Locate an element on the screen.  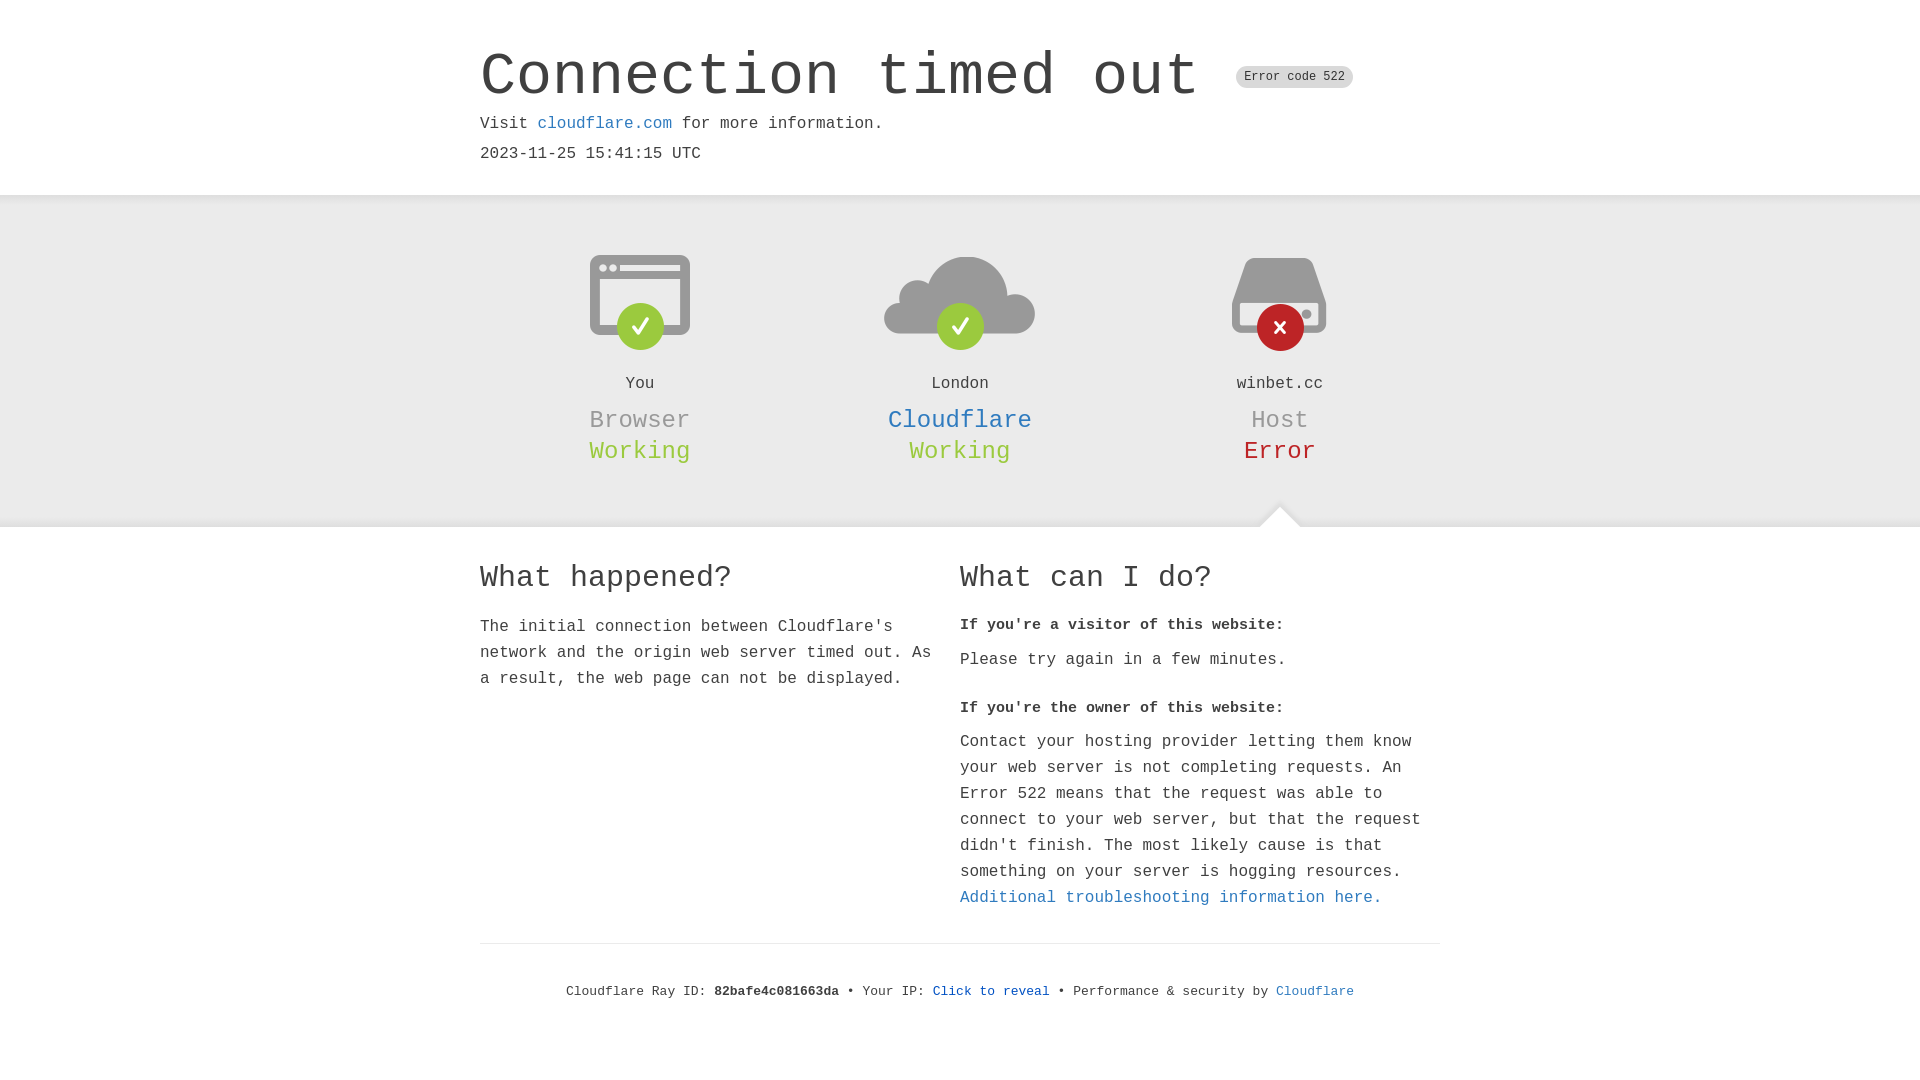
'cloudflare.com' is located at coordinates (603, 123).